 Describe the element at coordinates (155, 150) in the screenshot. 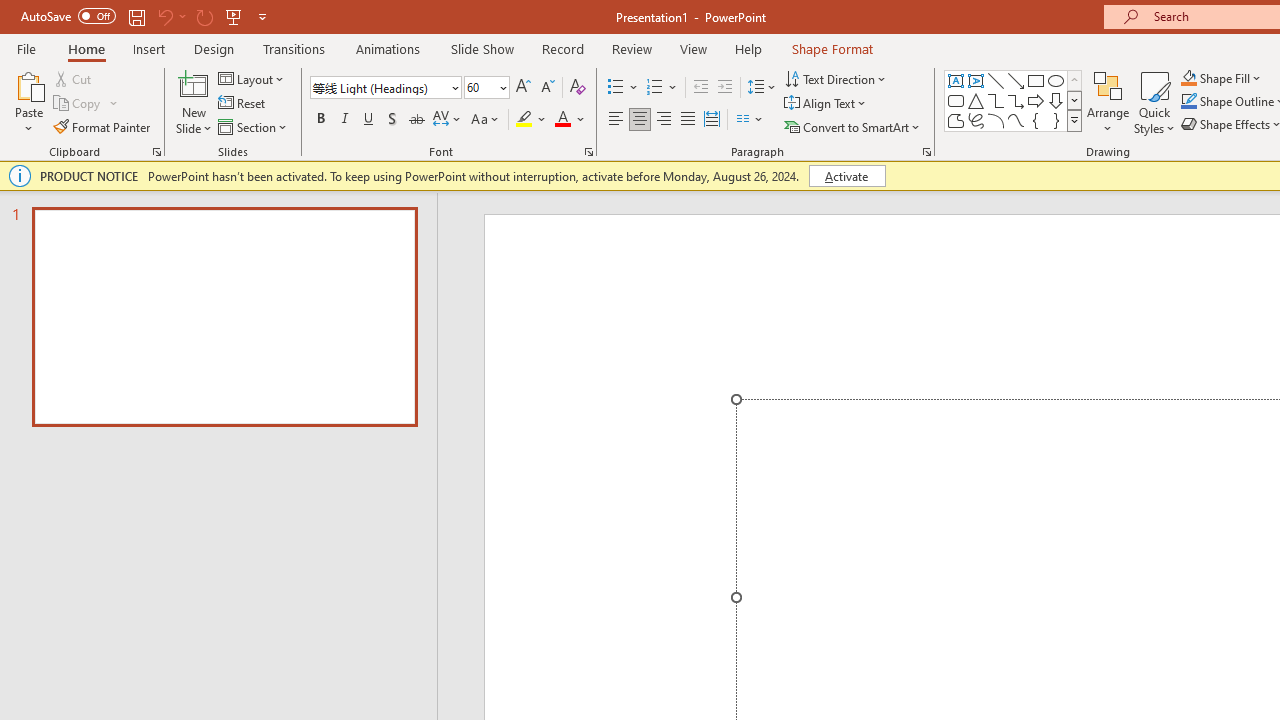

I see `'Office Clipboard...'` at that location.